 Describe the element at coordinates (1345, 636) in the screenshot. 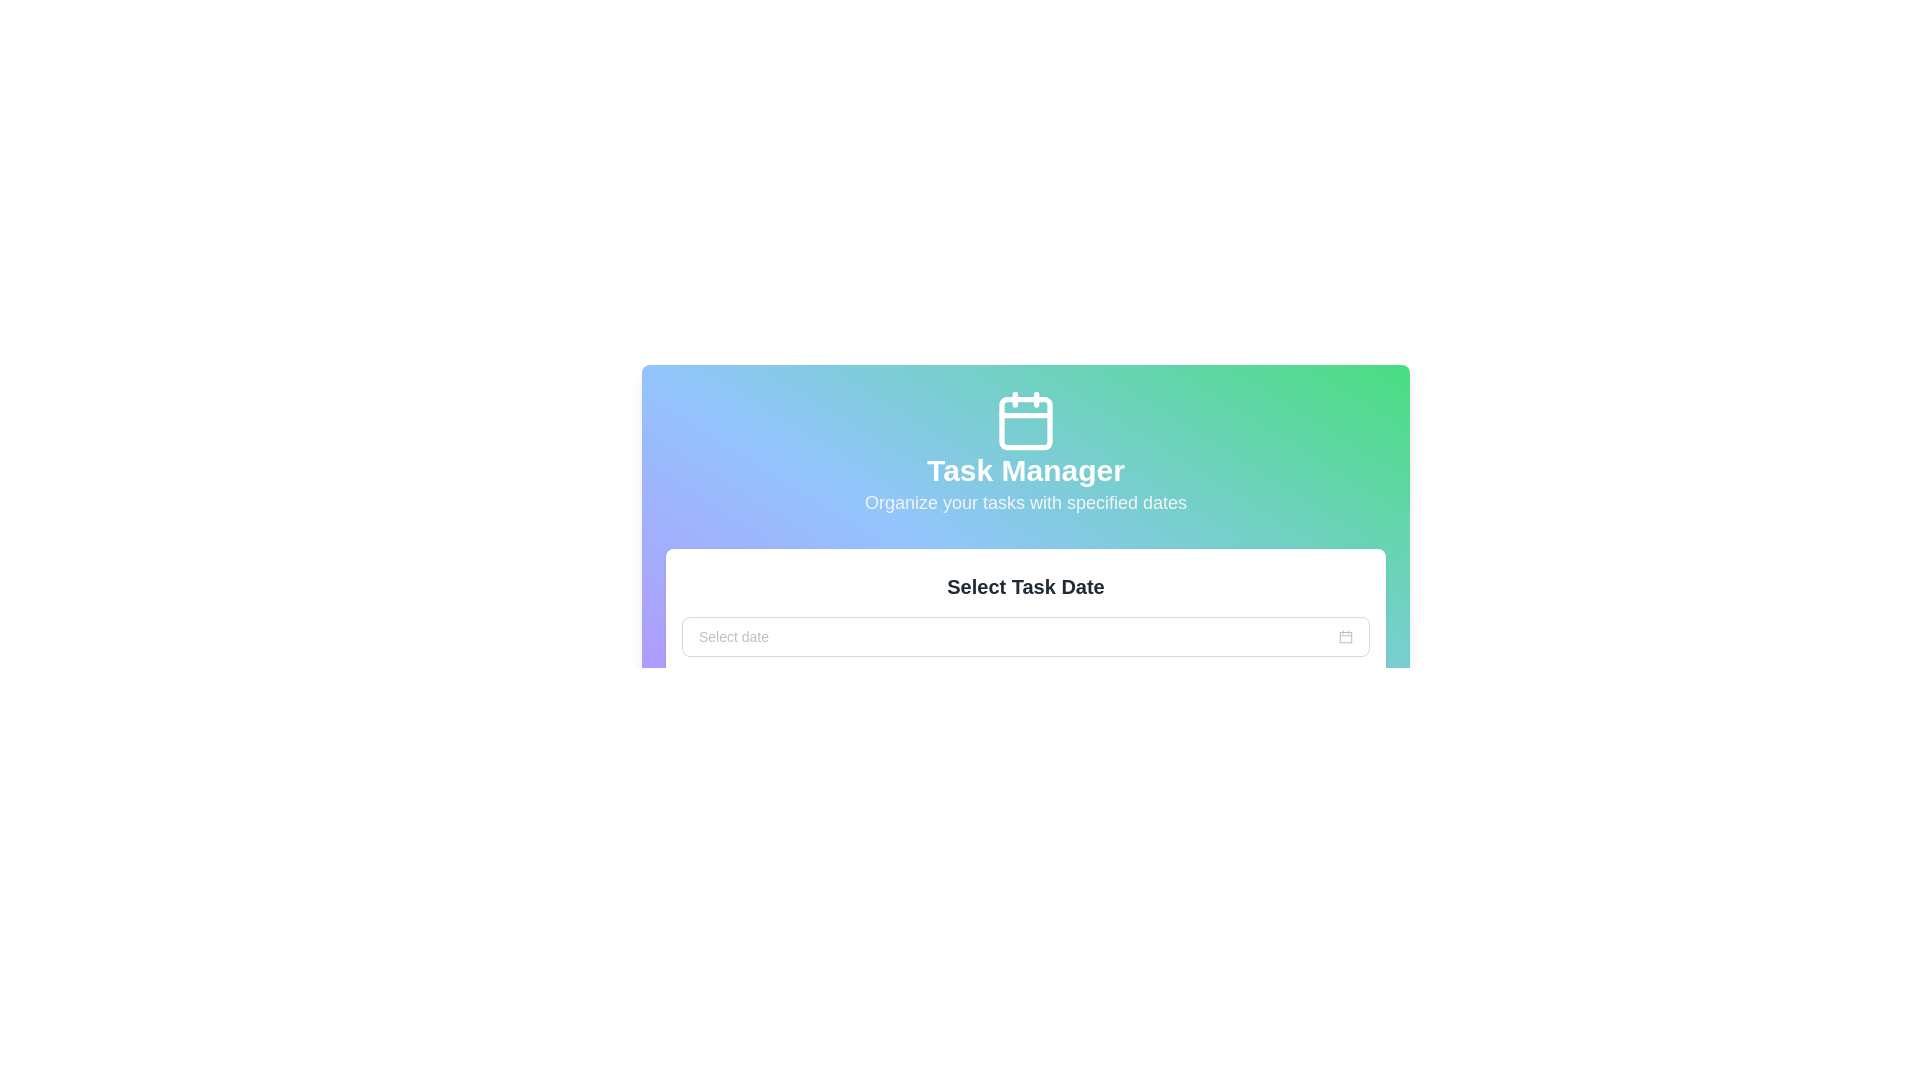

I see `the calendar icon, which is a box-like shape with two small square protrusions on top, located to the right of the 'Select date' text input field within the 'Select Task Date' panel` at that location.